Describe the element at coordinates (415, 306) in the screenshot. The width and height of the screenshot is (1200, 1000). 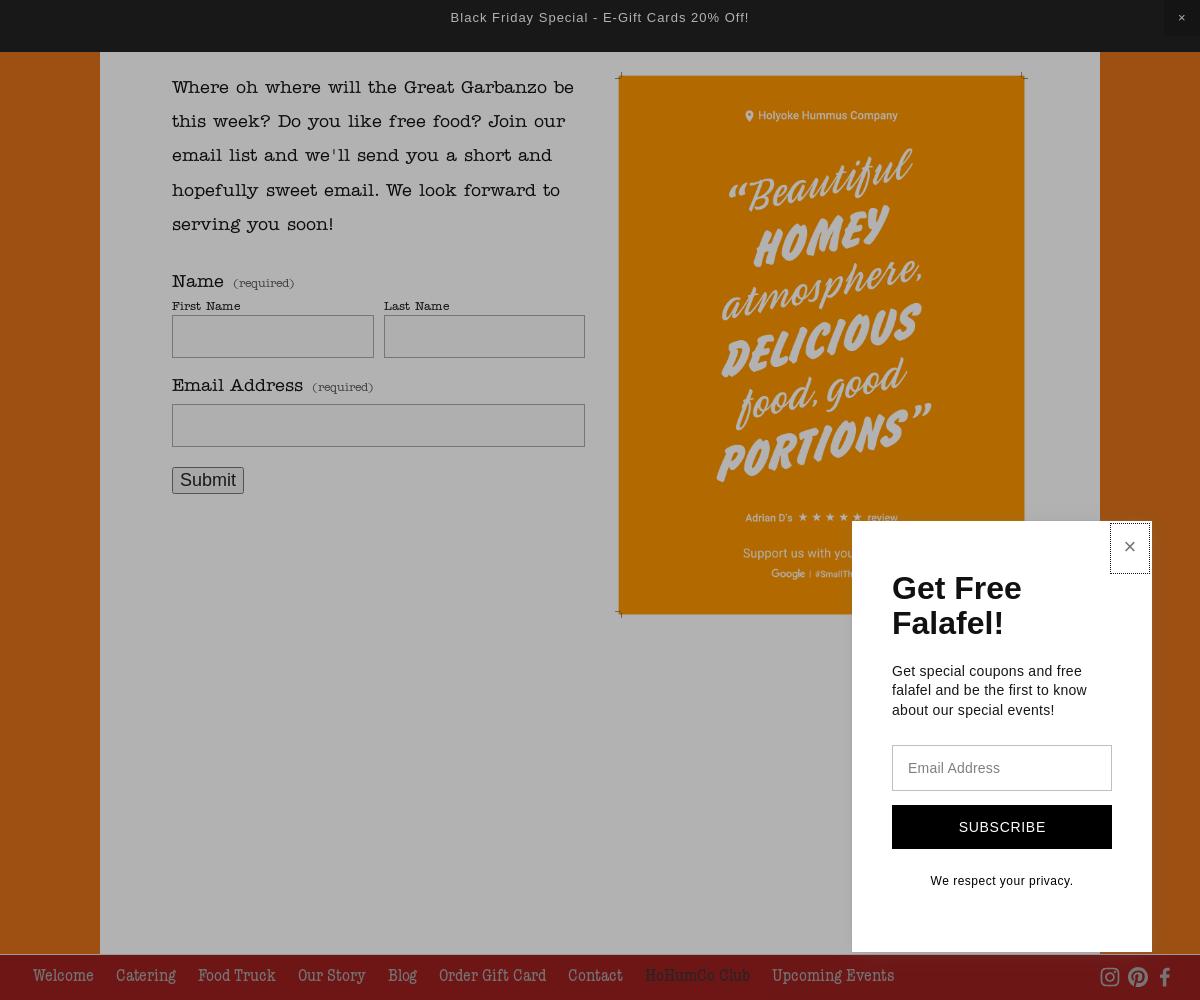
I see `'Last Name'` at that location.